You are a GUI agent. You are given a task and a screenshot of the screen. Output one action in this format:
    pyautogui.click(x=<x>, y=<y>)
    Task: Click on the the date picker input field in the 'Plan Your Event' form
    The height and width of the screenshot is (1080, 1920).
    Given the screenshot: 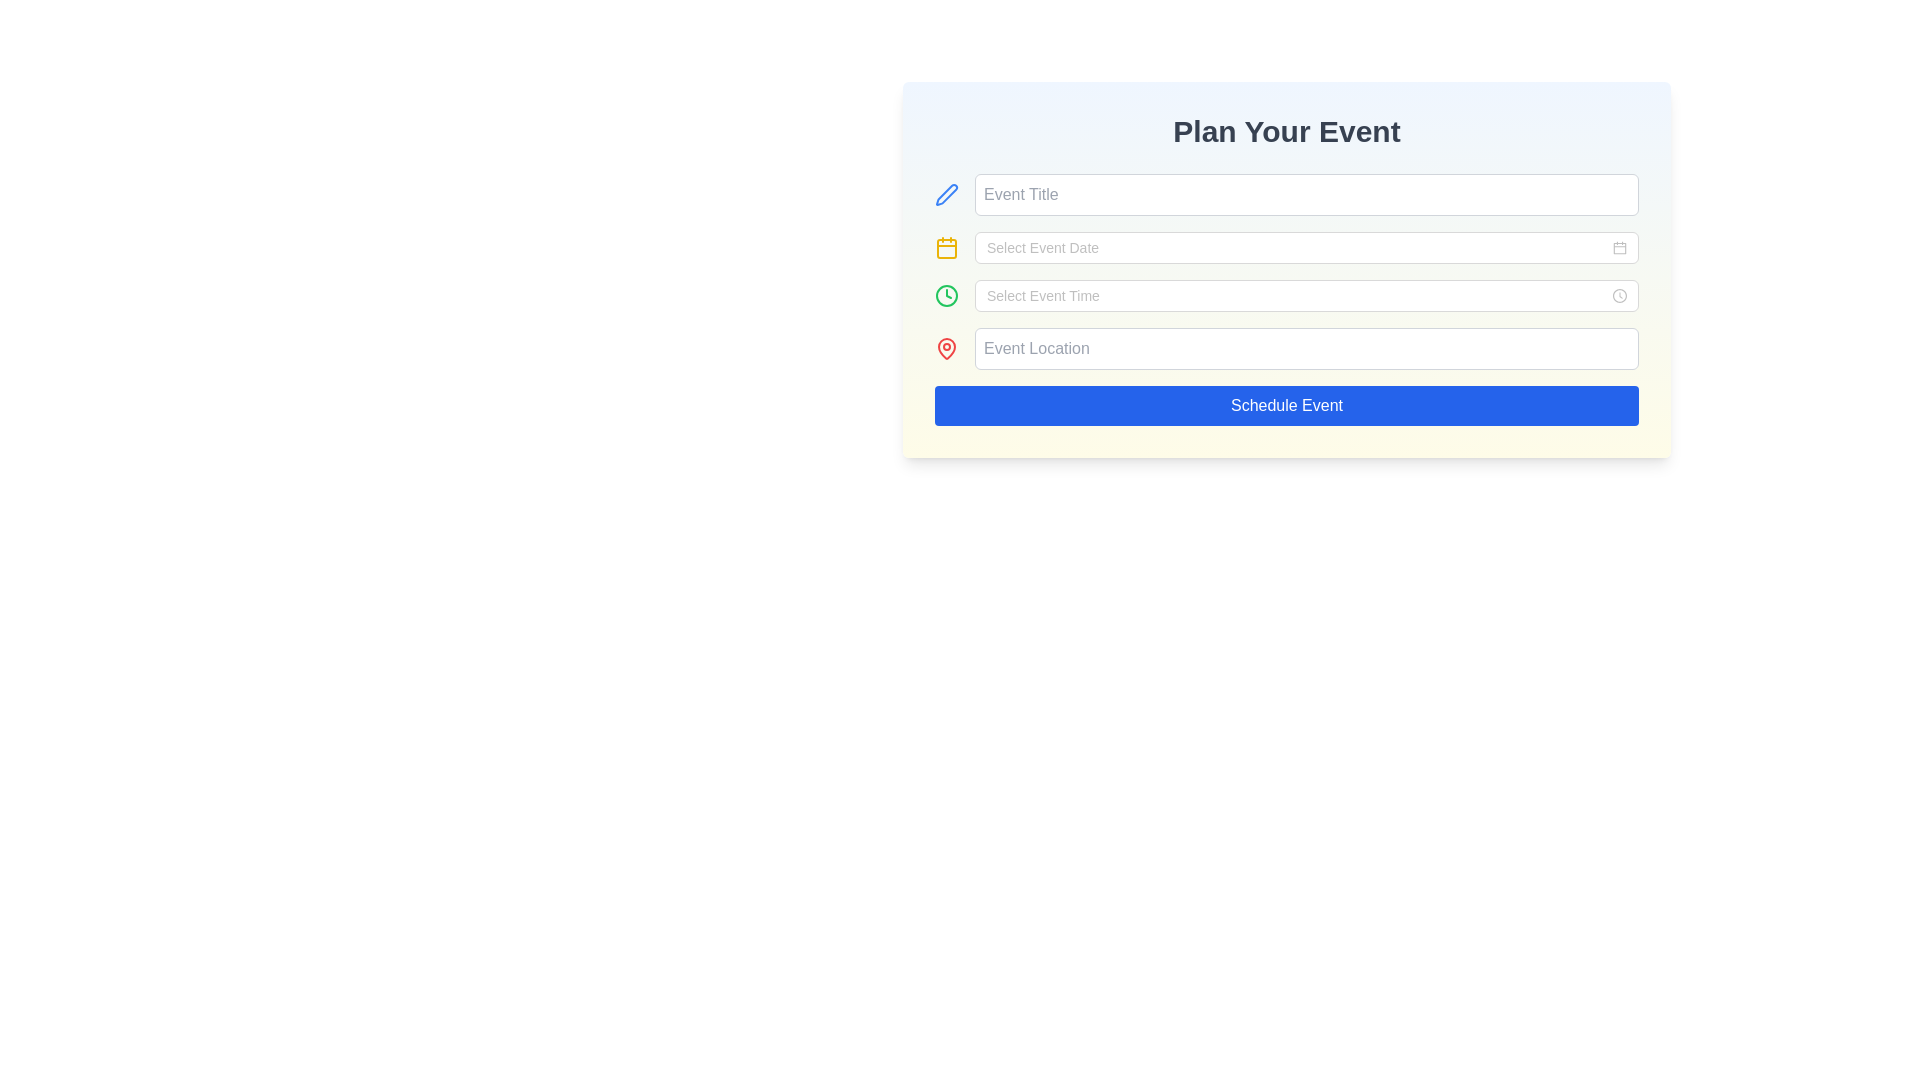 What is the action you would take?
    pyautogui.click(x=1306, y=246)
    